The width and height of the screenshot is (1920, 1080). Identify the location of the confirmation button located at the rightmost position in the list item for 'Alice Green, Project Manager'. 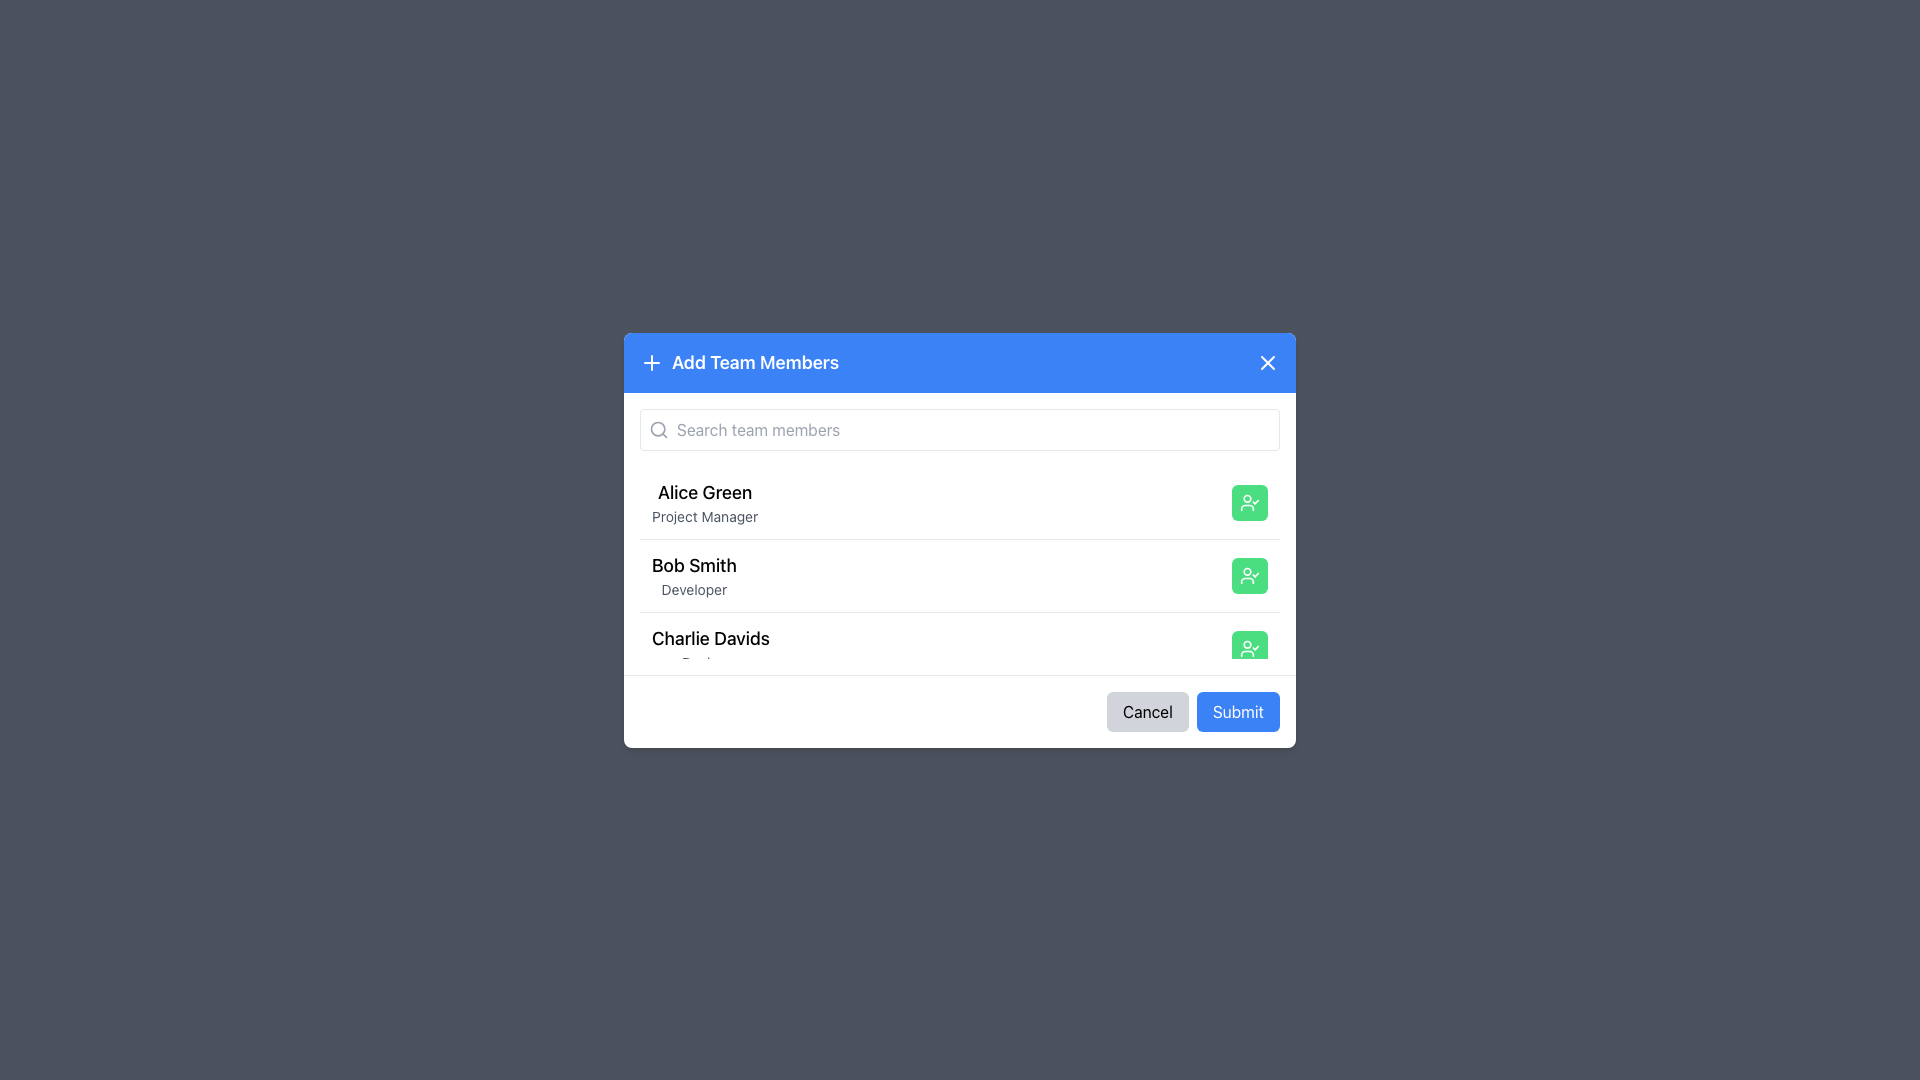
(1248, 500).